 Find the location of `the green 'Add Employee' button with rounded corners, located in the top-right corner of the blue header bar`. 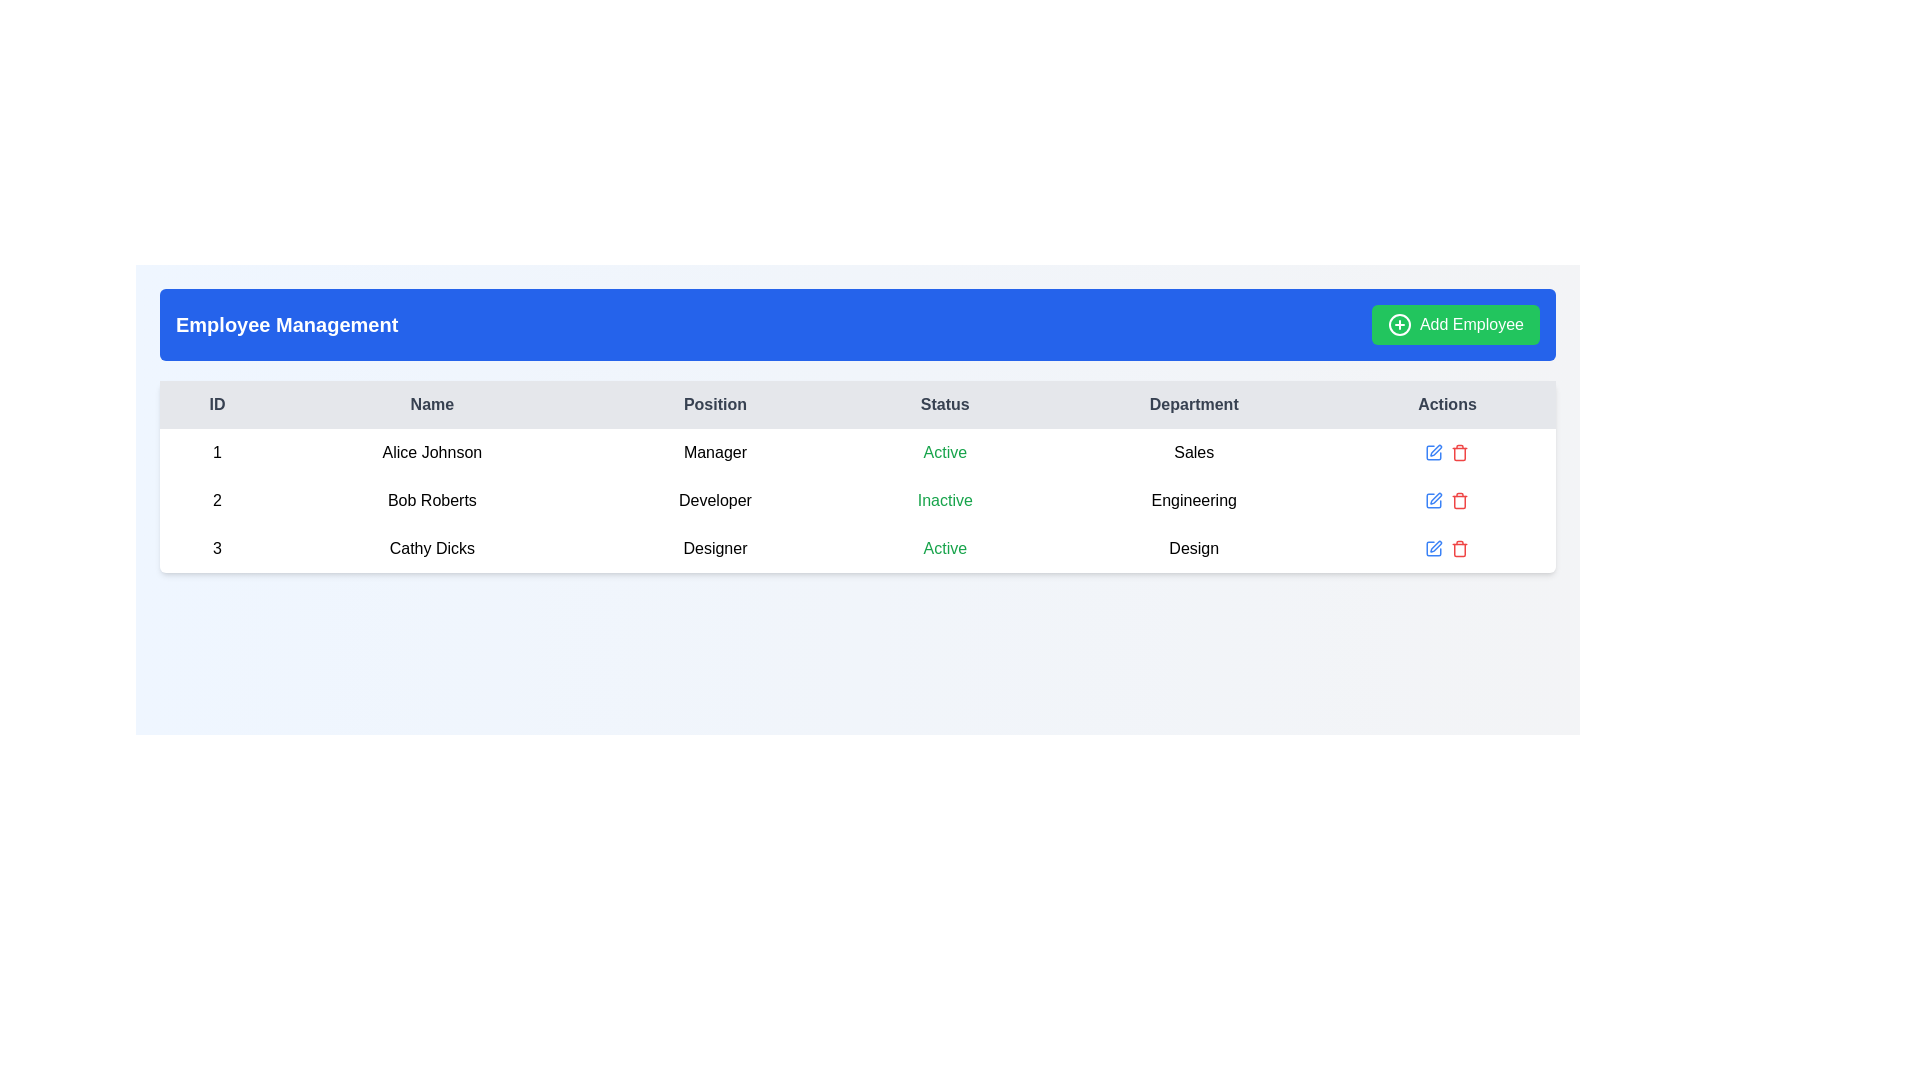

the green 'Add Employee' button with rounded corners, located in the top-right corner of the blue header bar is located at coordinates (1455, 323).